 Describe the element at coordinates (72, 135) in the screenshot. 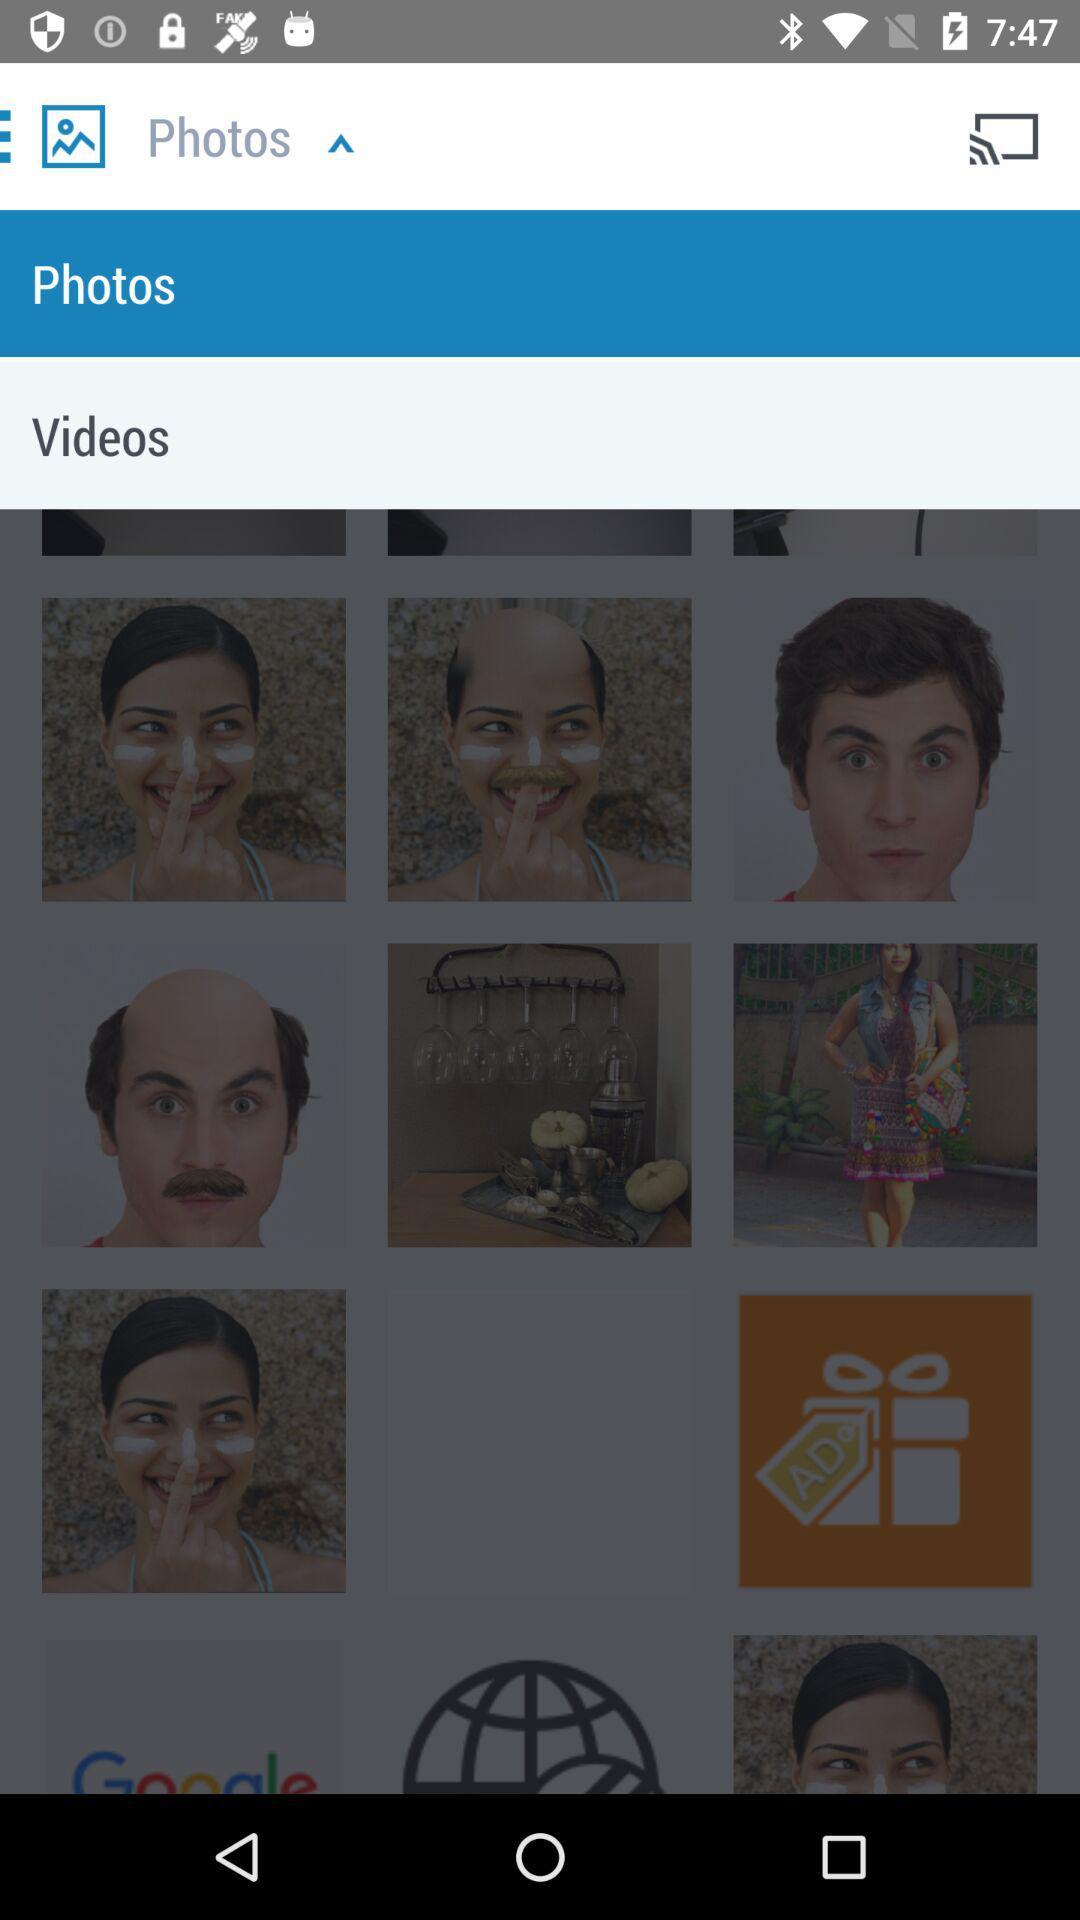

I see `the wallpaper icon` at that location.